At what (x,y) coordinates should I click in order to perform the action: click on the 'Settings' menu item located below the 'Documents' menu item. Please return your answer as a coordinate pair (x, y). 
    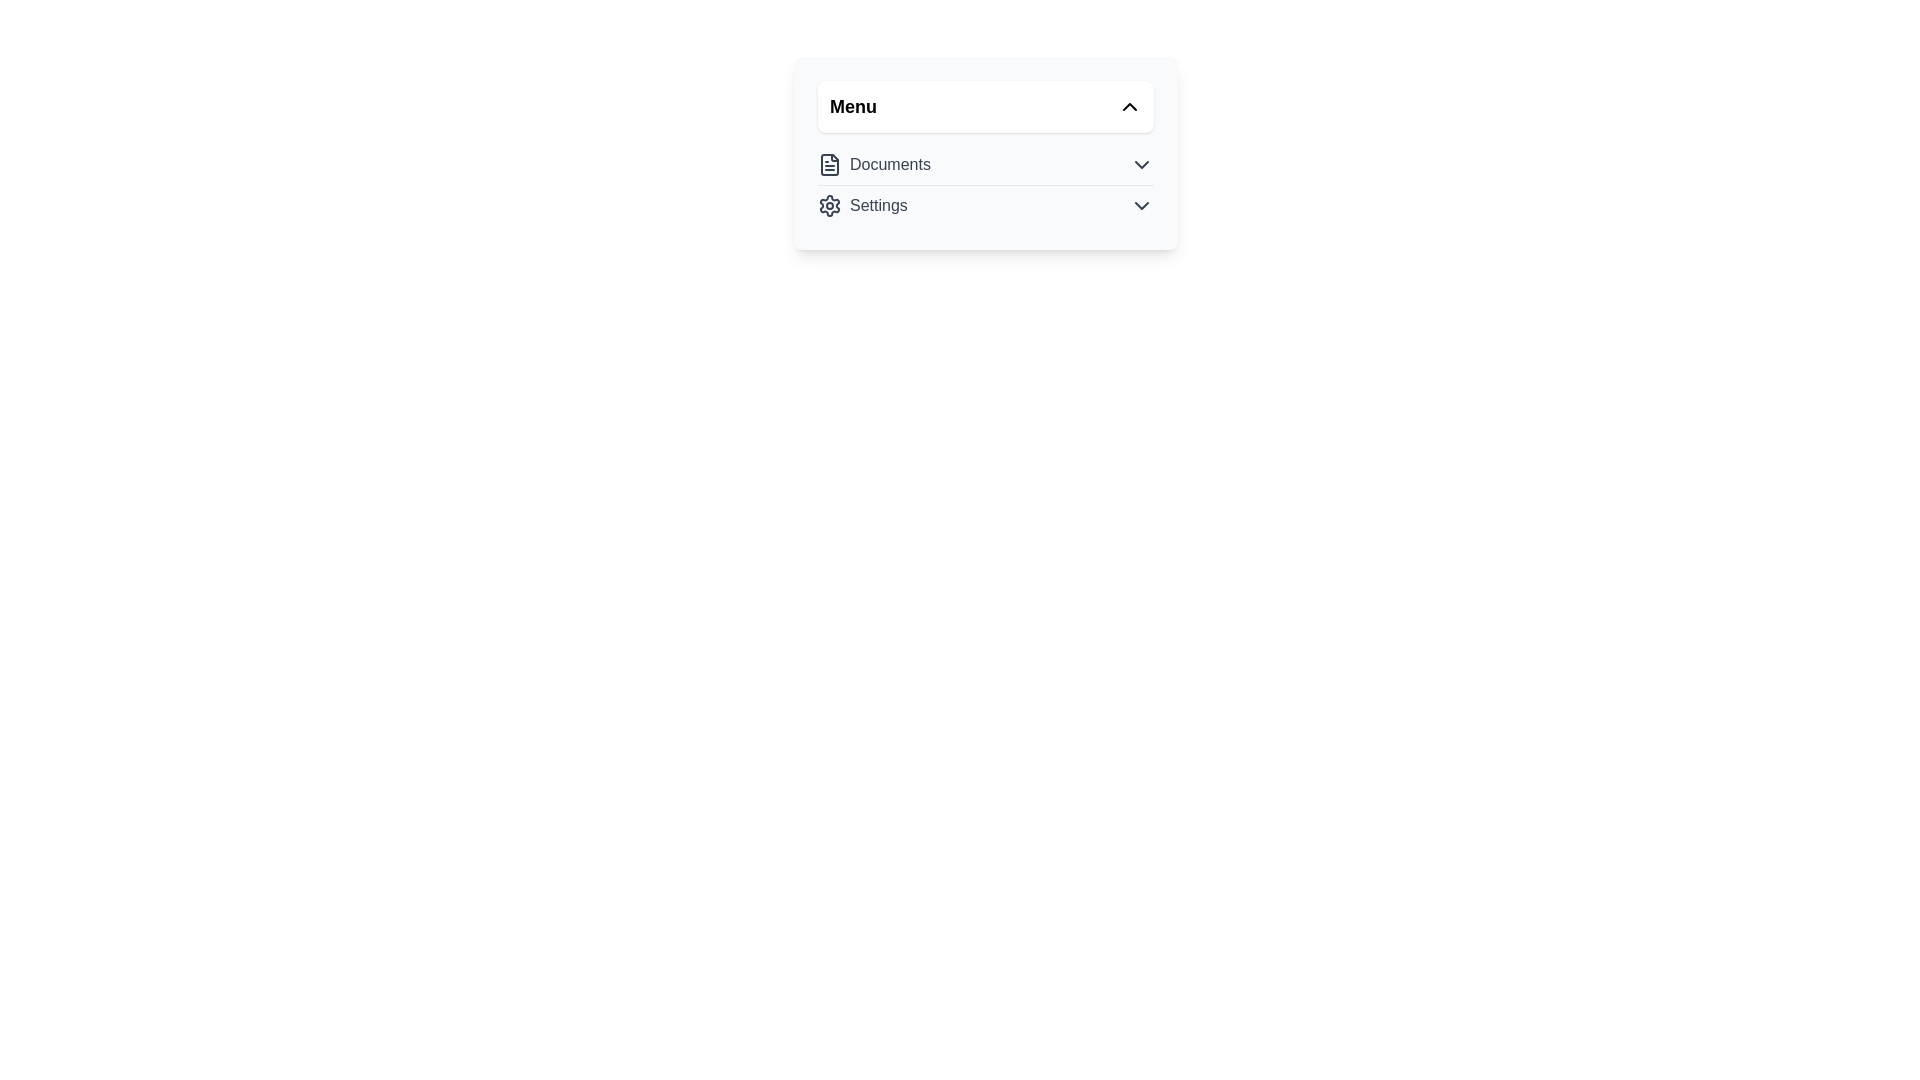
    Looking at the image, I should click on (862, 205).